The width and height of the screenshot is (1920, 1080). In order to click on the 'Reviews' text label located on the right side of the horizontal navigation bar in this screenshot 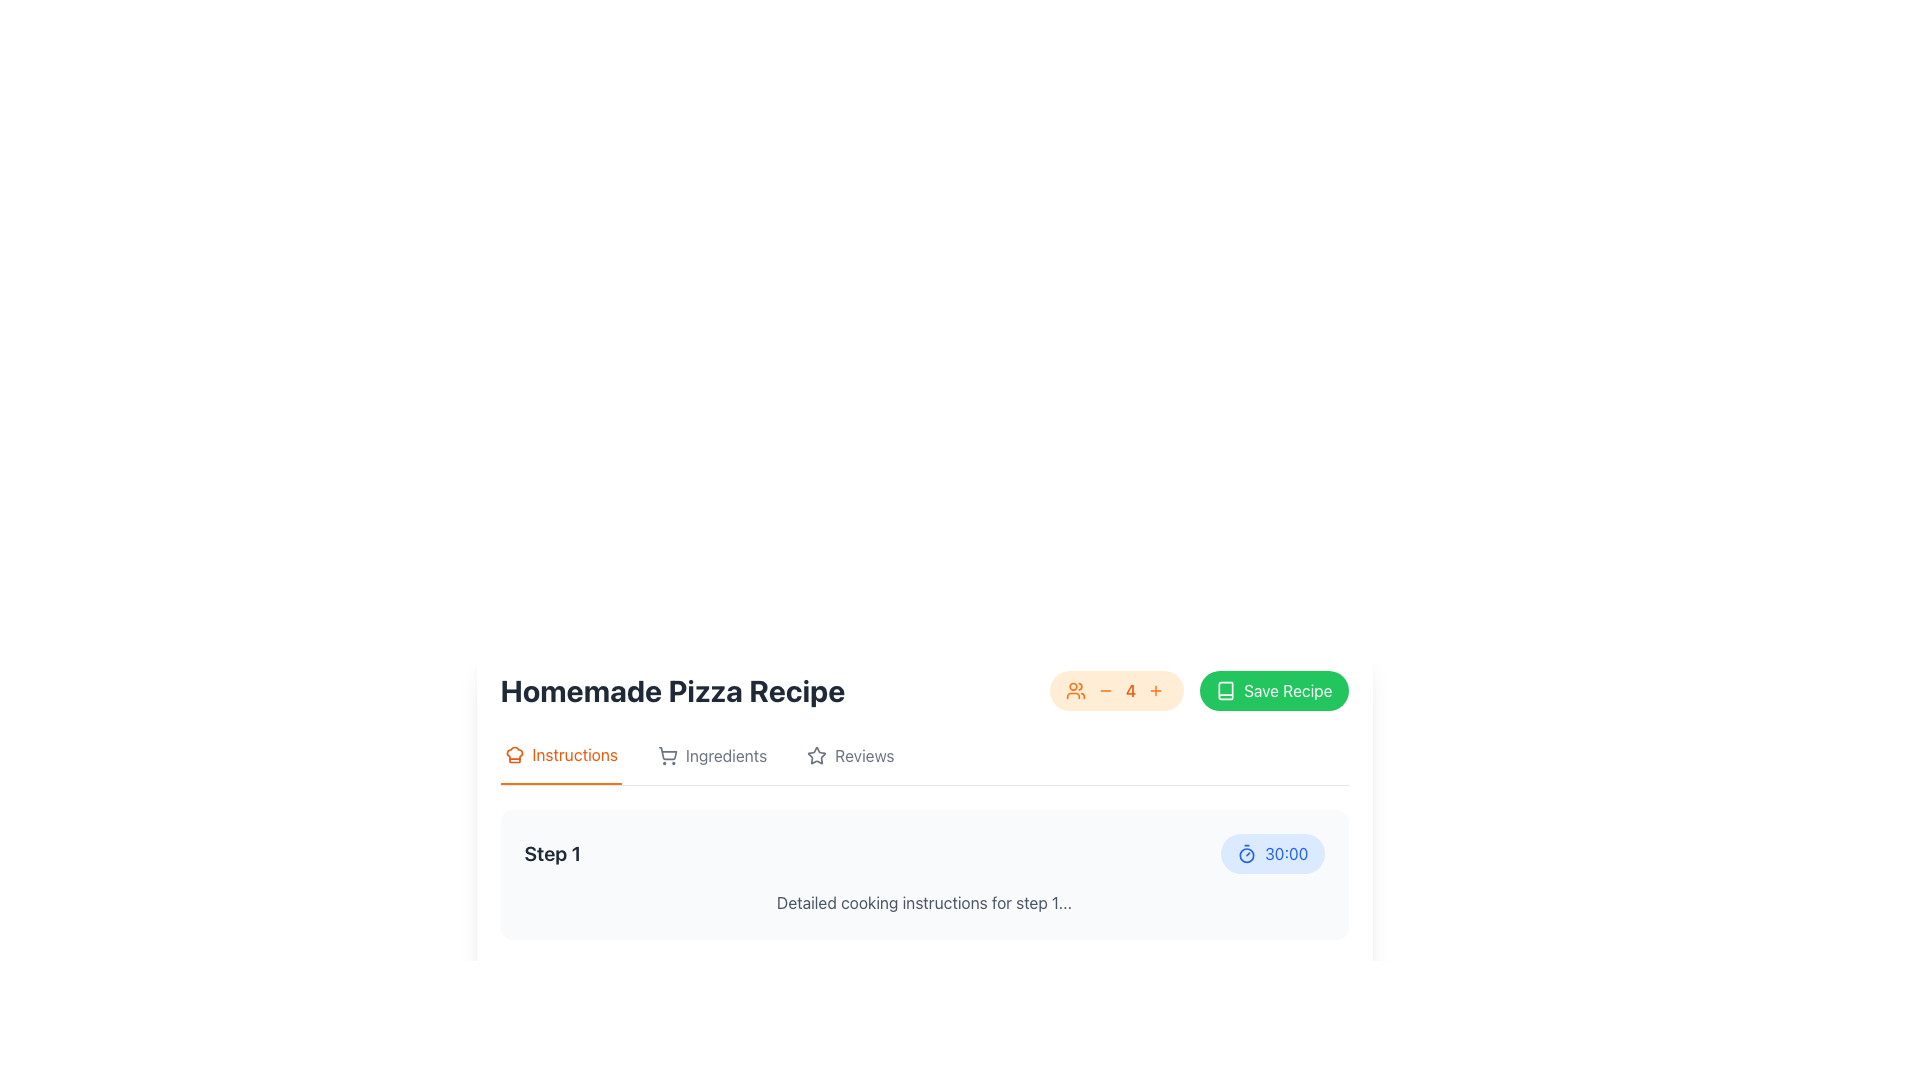, I will do `click(864, 756)`.